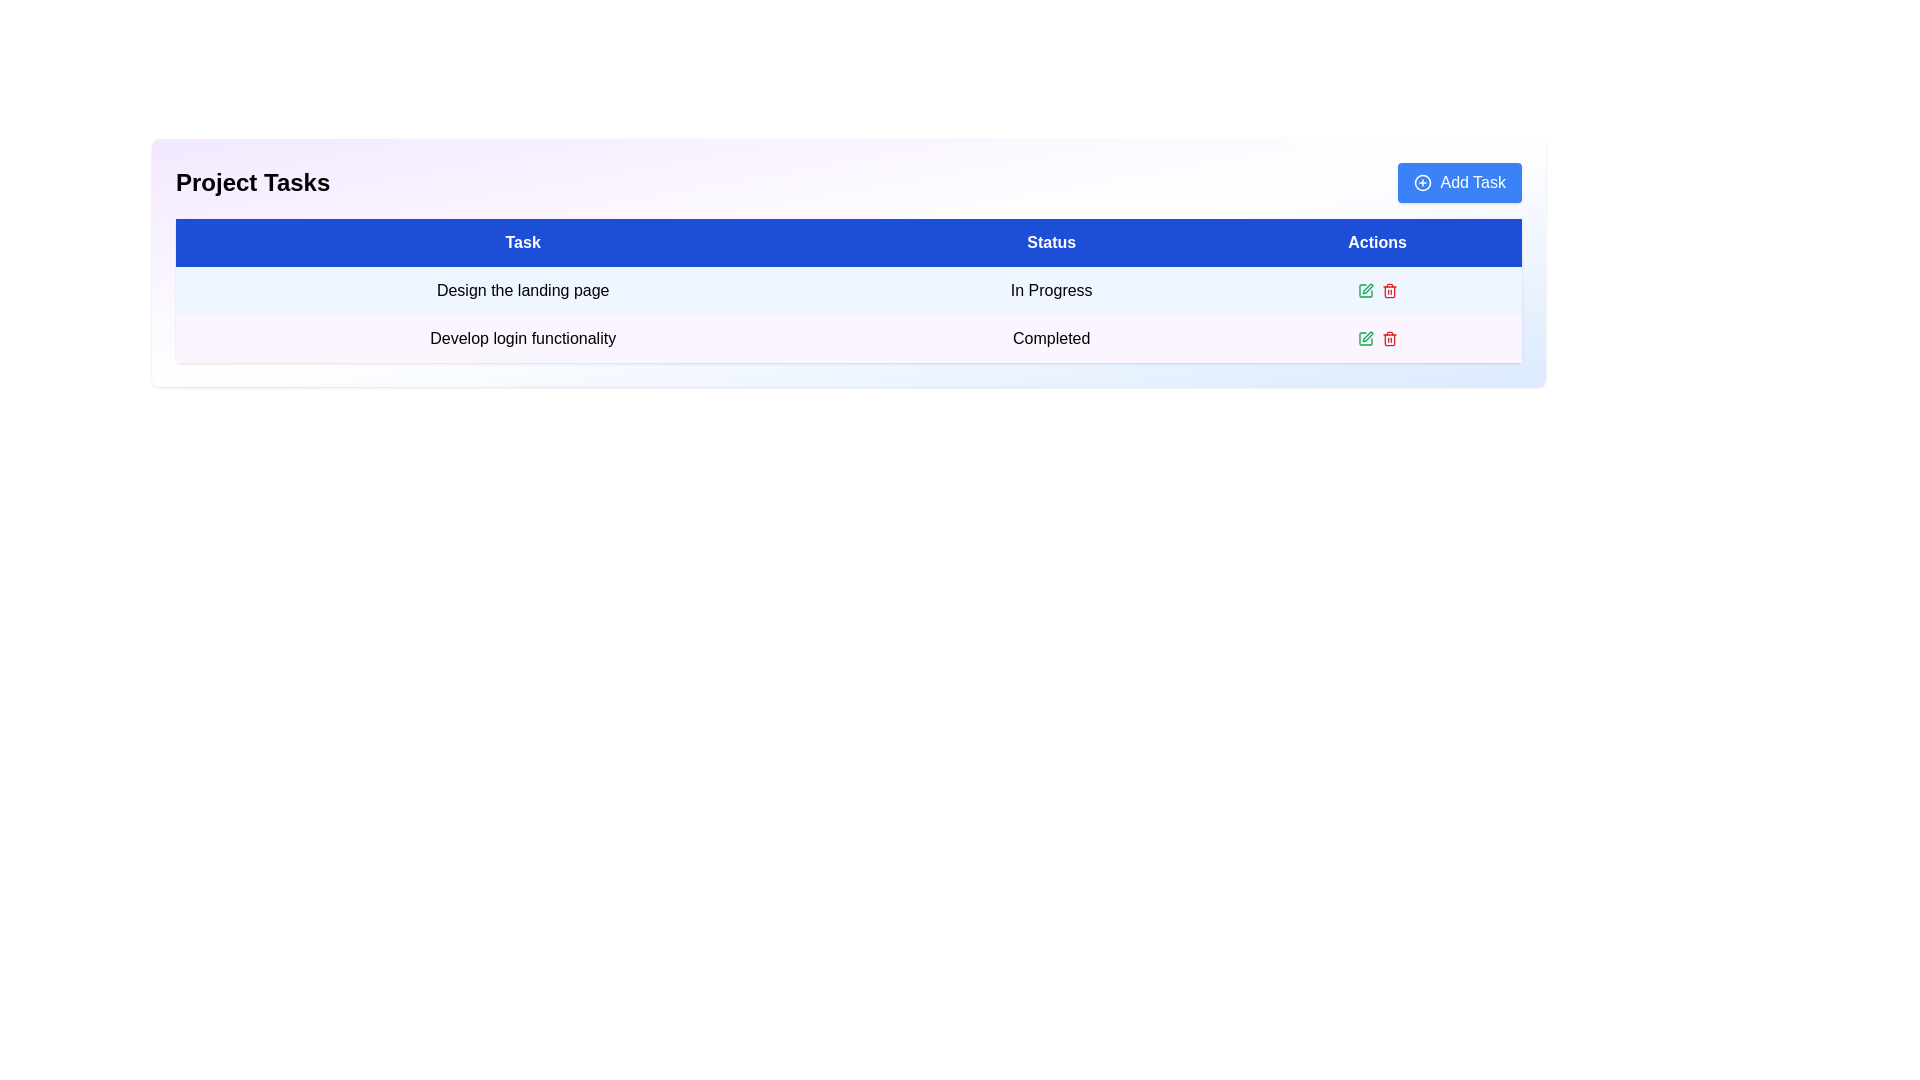  I want to click on the SVG icon representing the edit action for the 'Develop login functionality' task in the Actions column of the task table, so click(1366, 289).